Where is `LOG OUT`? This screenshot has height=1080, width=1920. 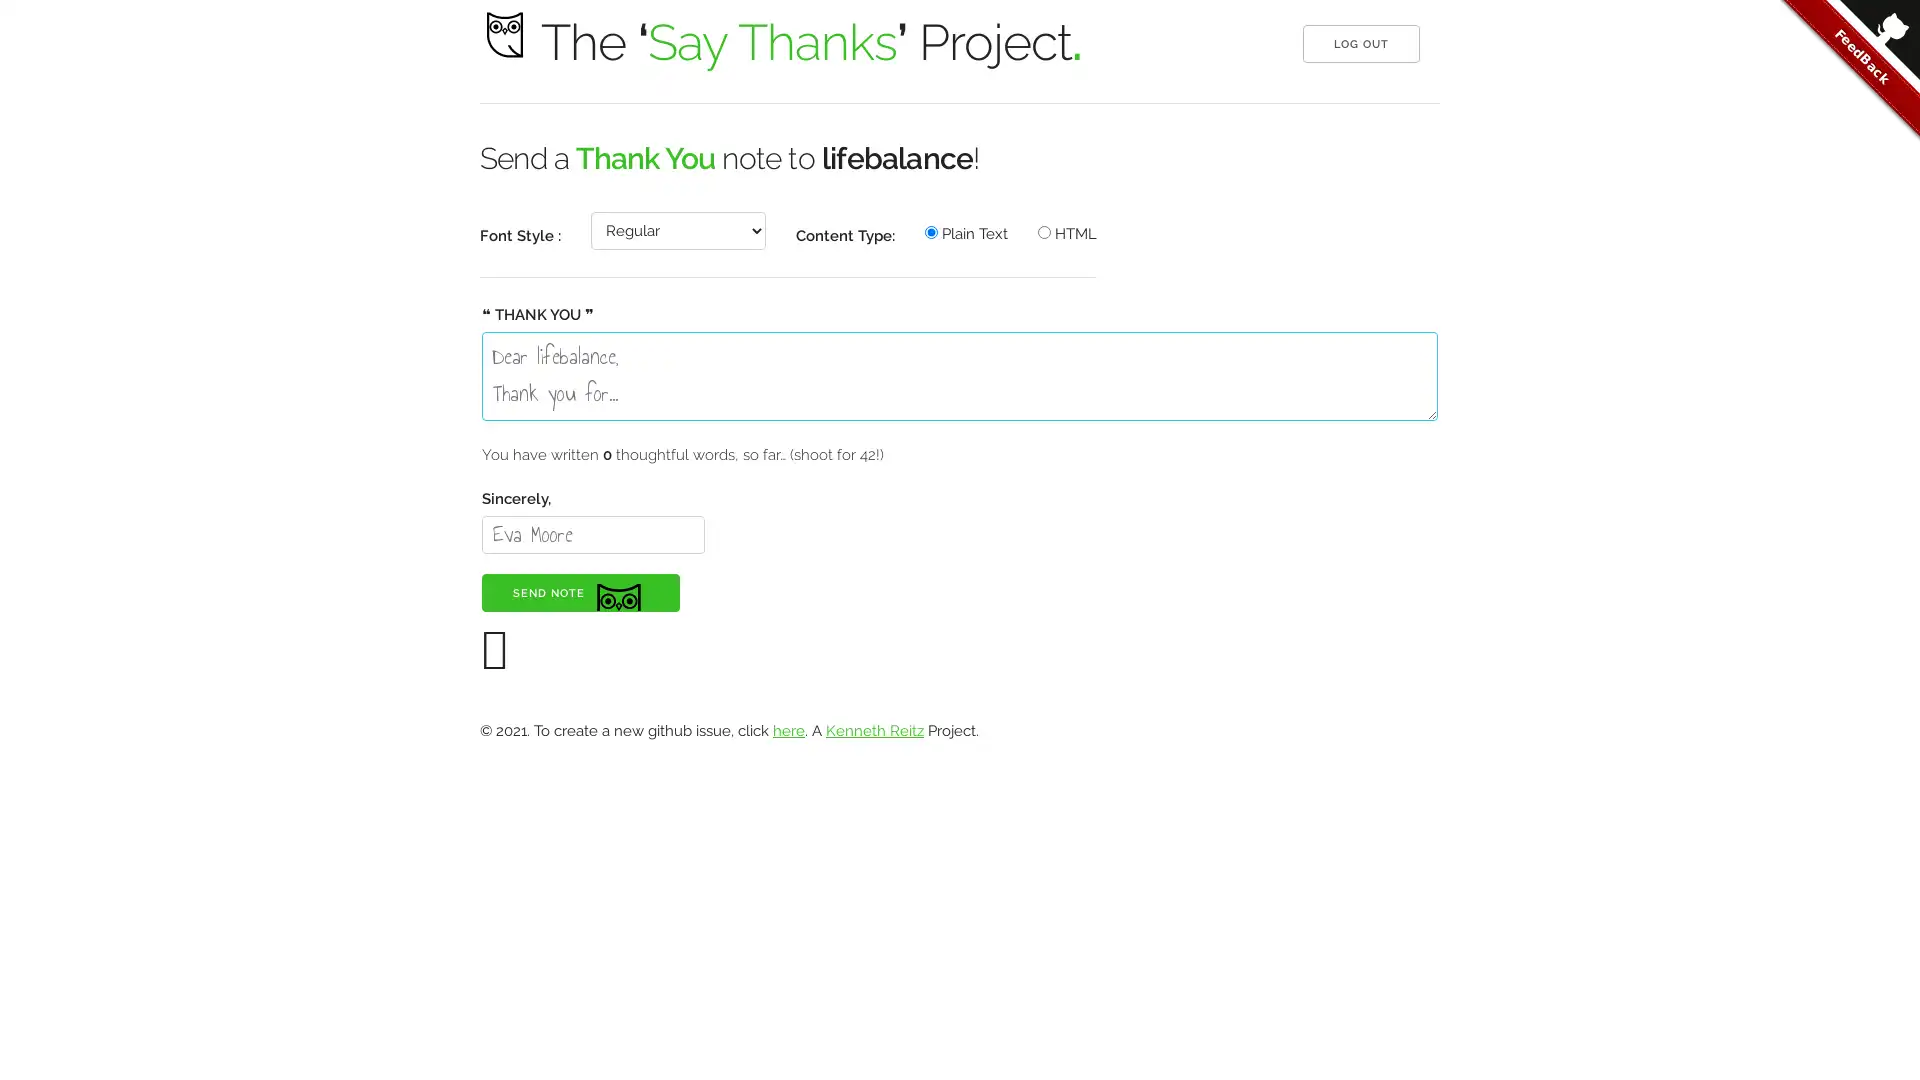
LOG OUT is located at coordinates (1360, 43).